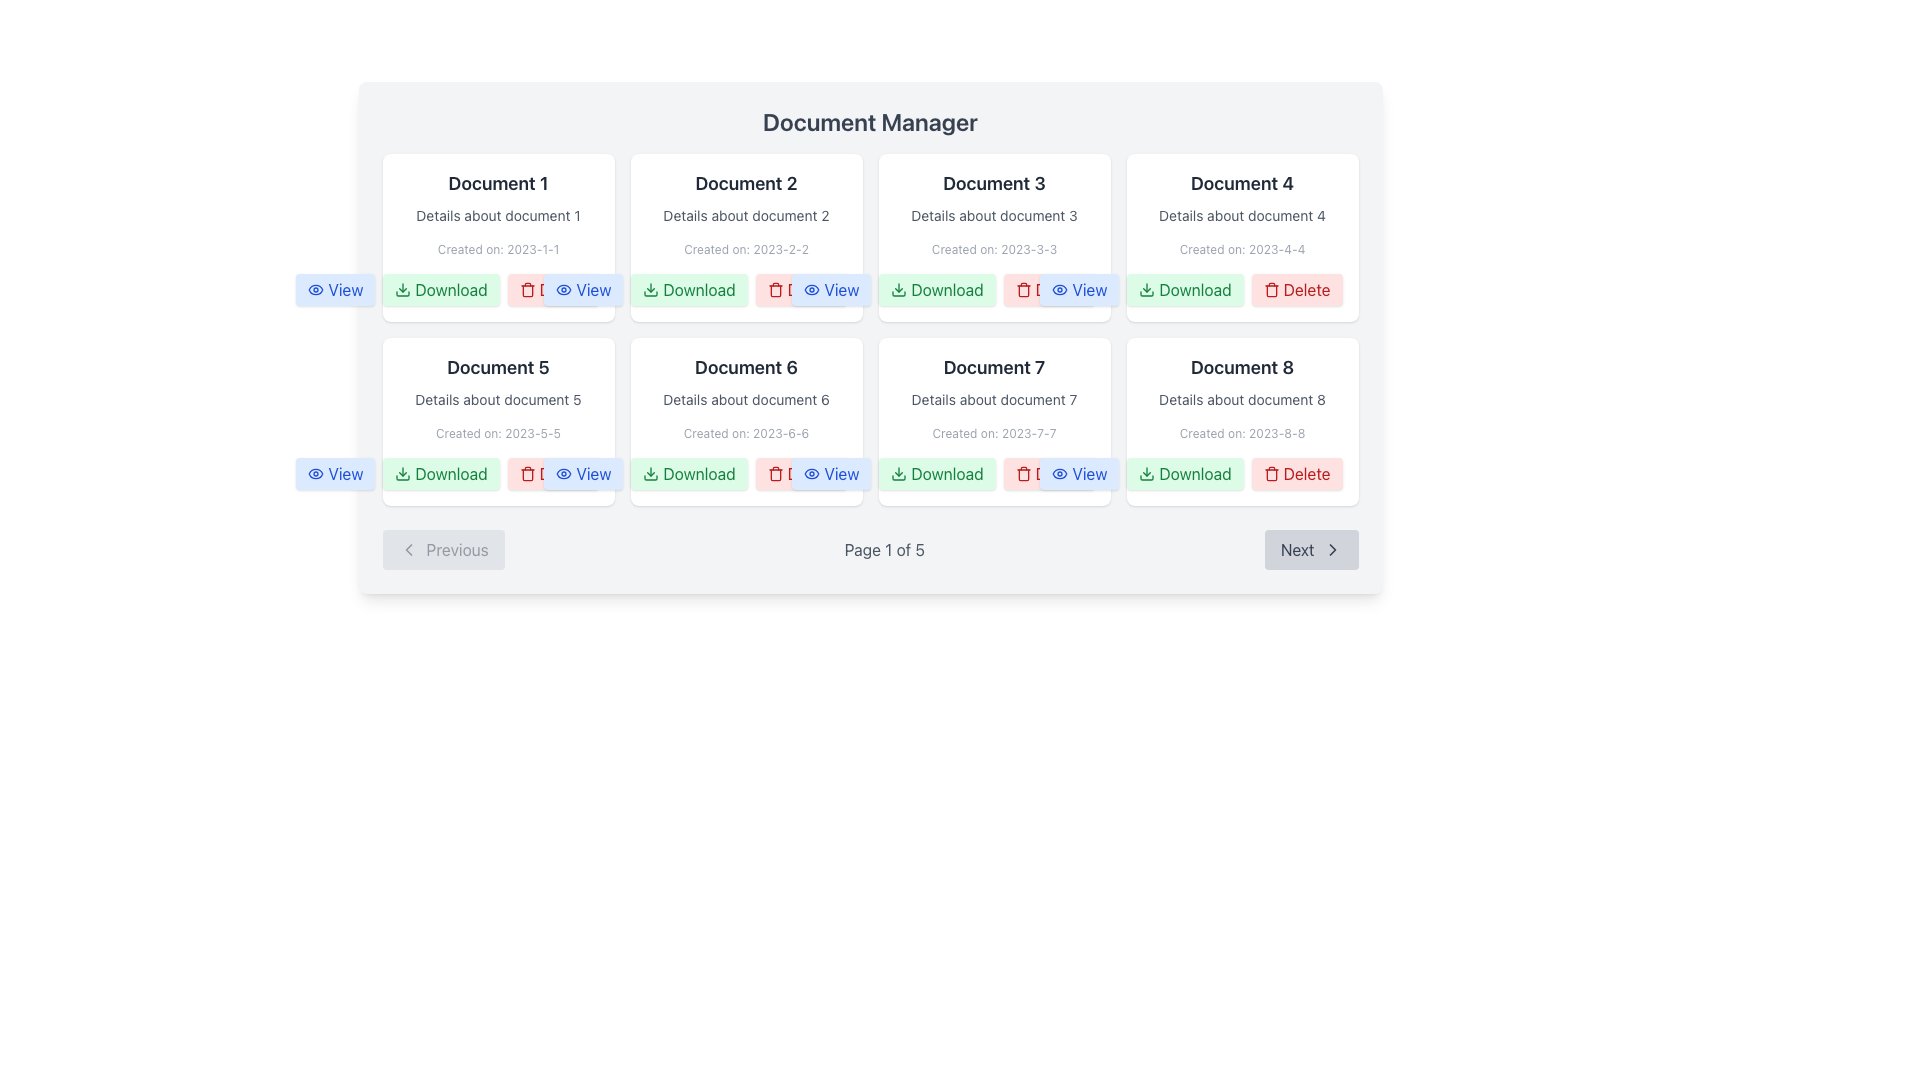  What do you see at coordinates (440, 289) in the screenshot?
I see `the 'Download' button located under the 'Document 1' card in the top-left section of the grid layout` at bounding box center [440, 289].